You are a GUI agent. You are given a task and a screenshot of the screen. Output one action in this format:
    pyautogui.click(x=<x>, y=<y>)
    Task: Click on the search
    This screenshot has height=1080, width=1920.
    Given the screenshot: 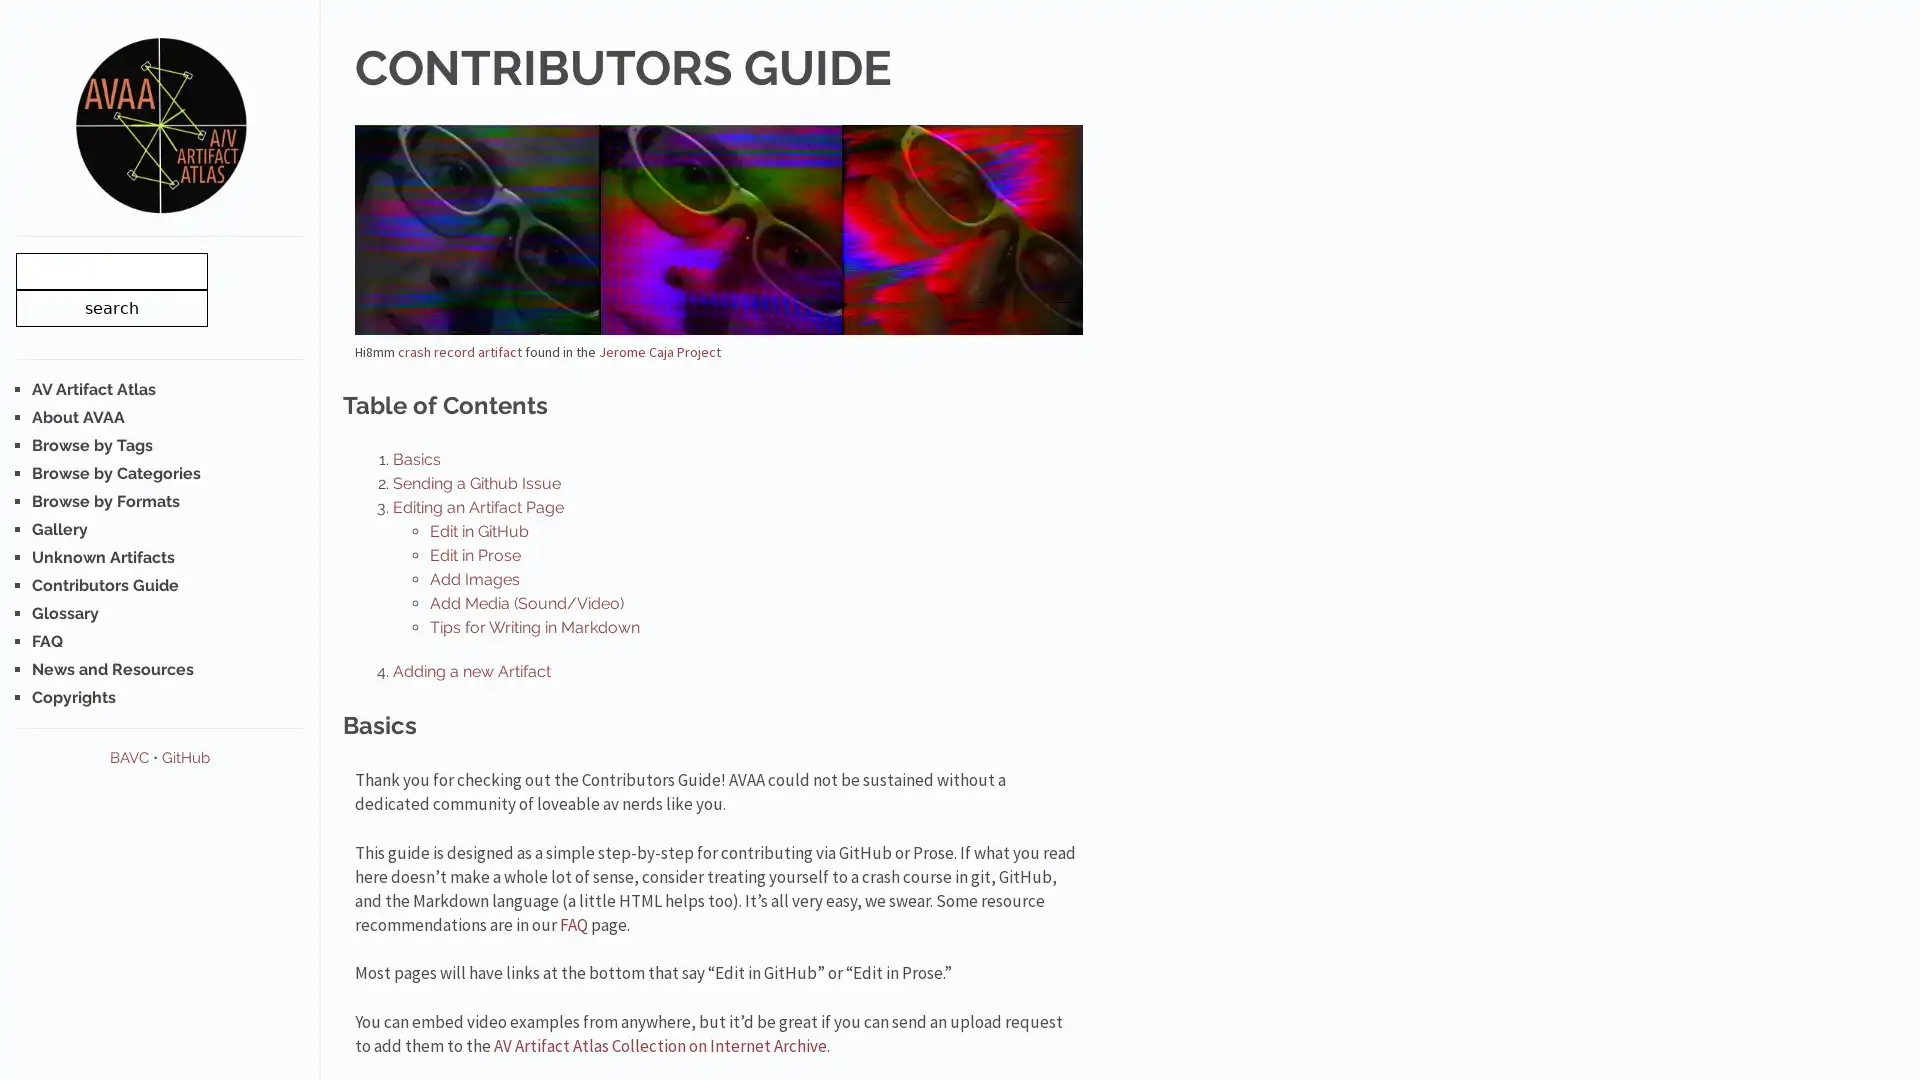 What is the action you would take?
    pyautogui.click(x=110, y=307)
    